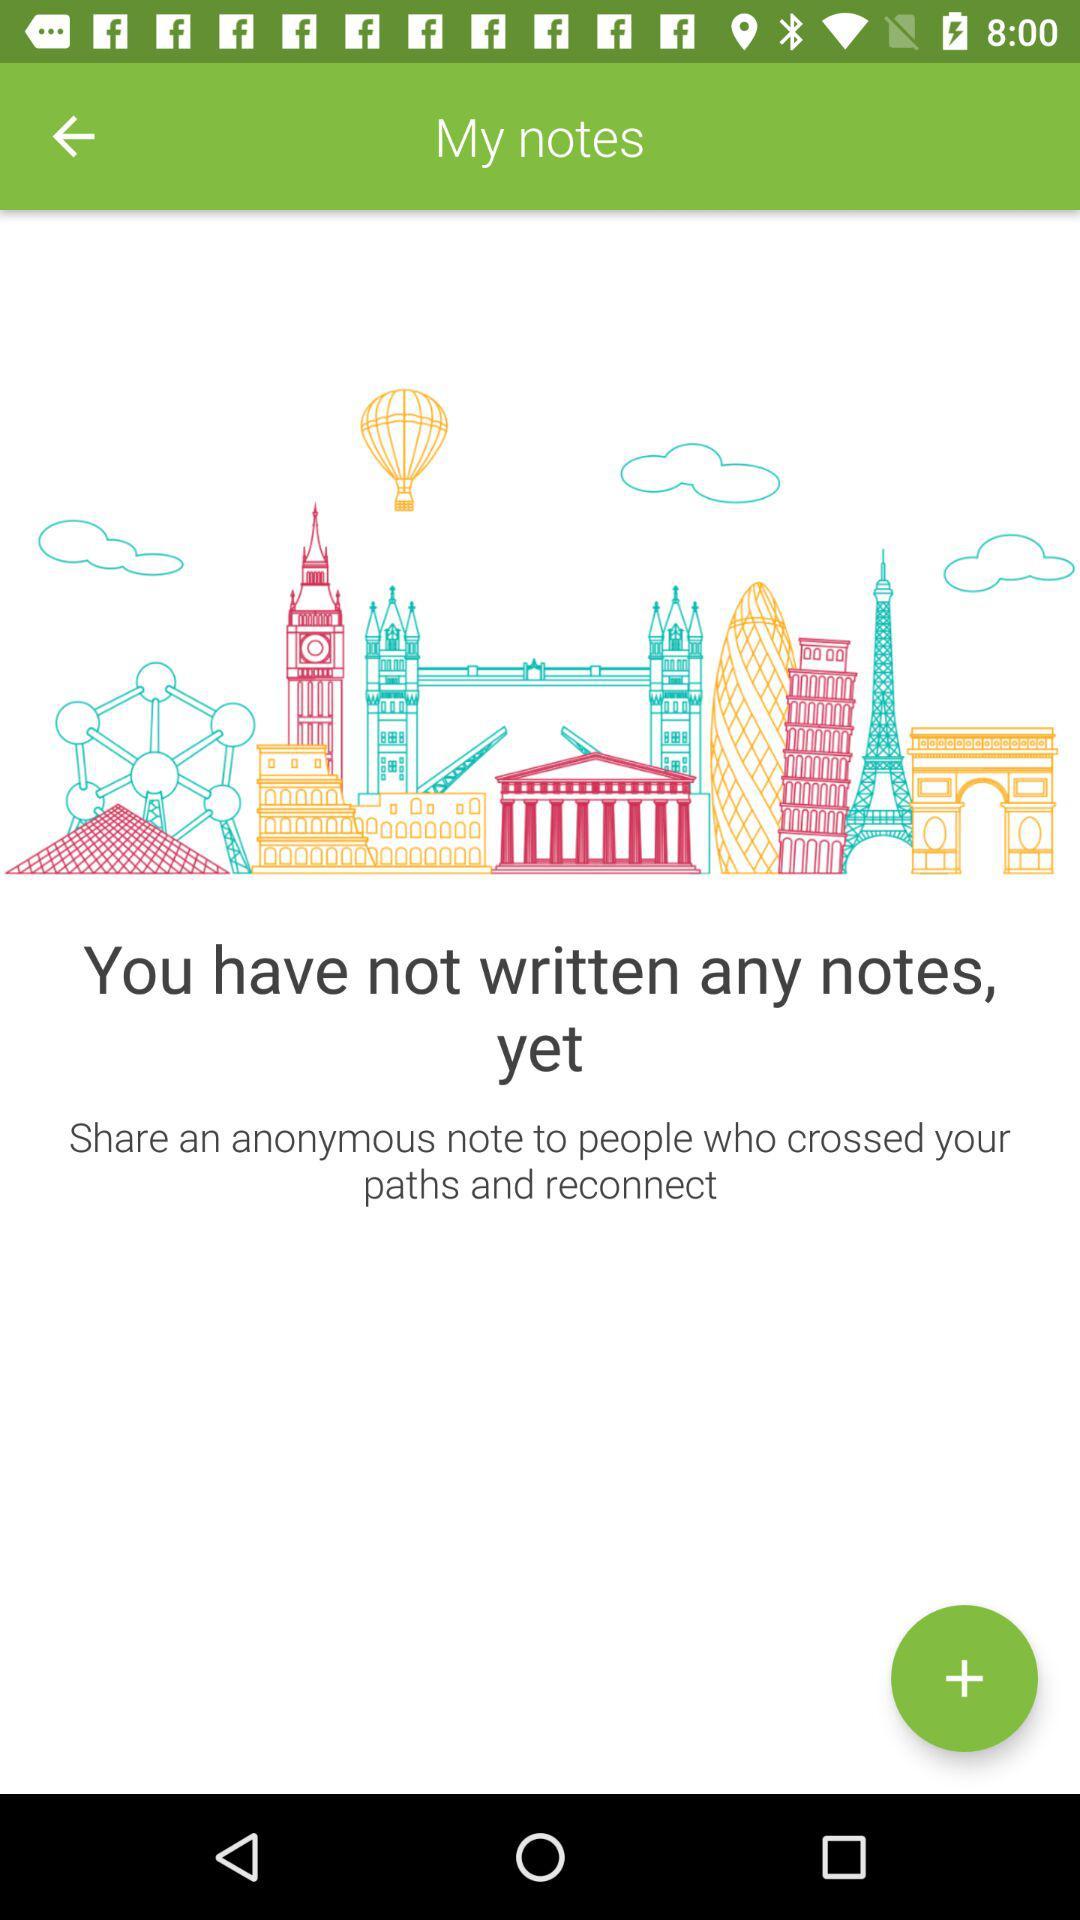 Image resolution: width=1080 pixels, height=1920 pixels. Describe the element at coordinates (963, 1678) in the screenshot. I see `the icon below the share an anonymous` at that location.